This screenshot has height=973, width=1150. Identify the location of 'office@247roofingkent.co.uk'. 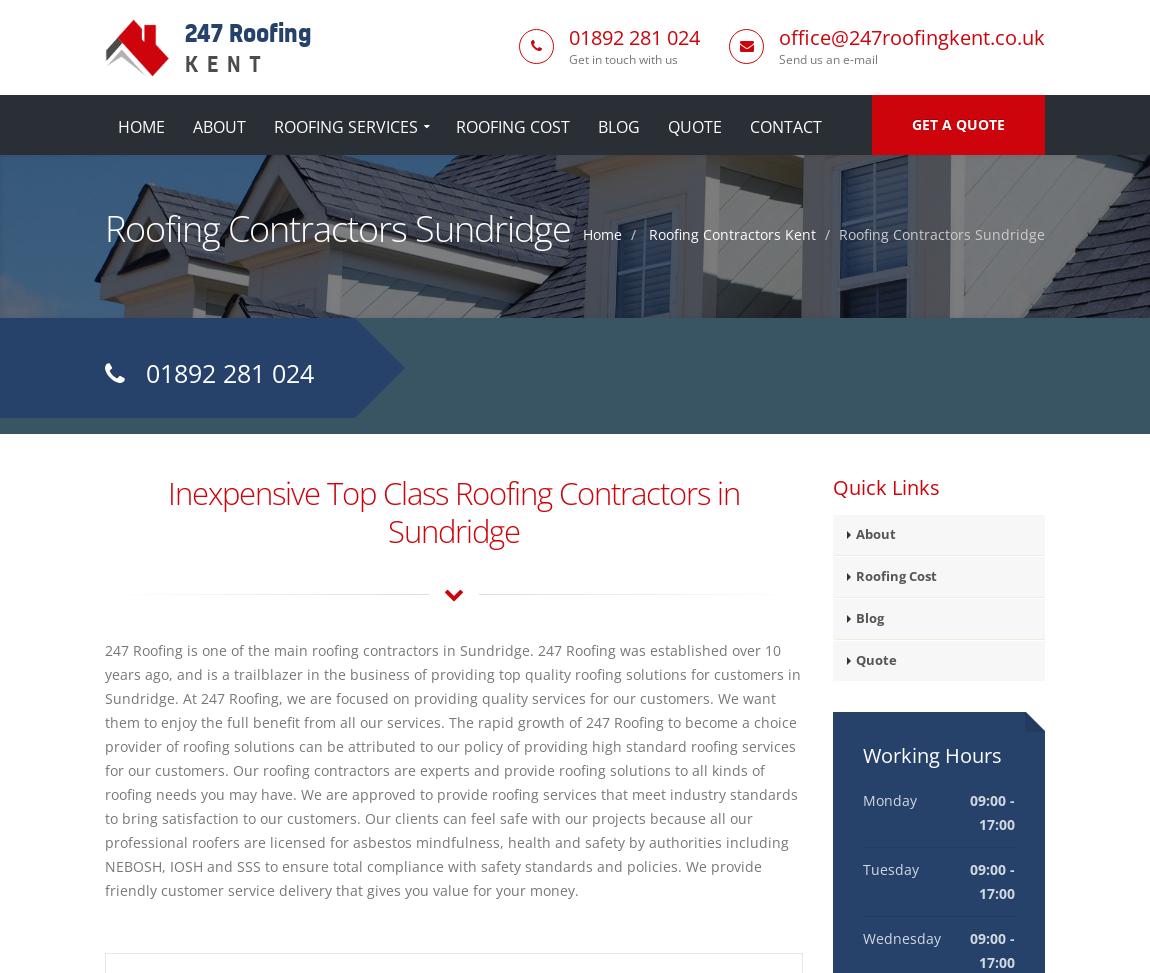
(911, 37).